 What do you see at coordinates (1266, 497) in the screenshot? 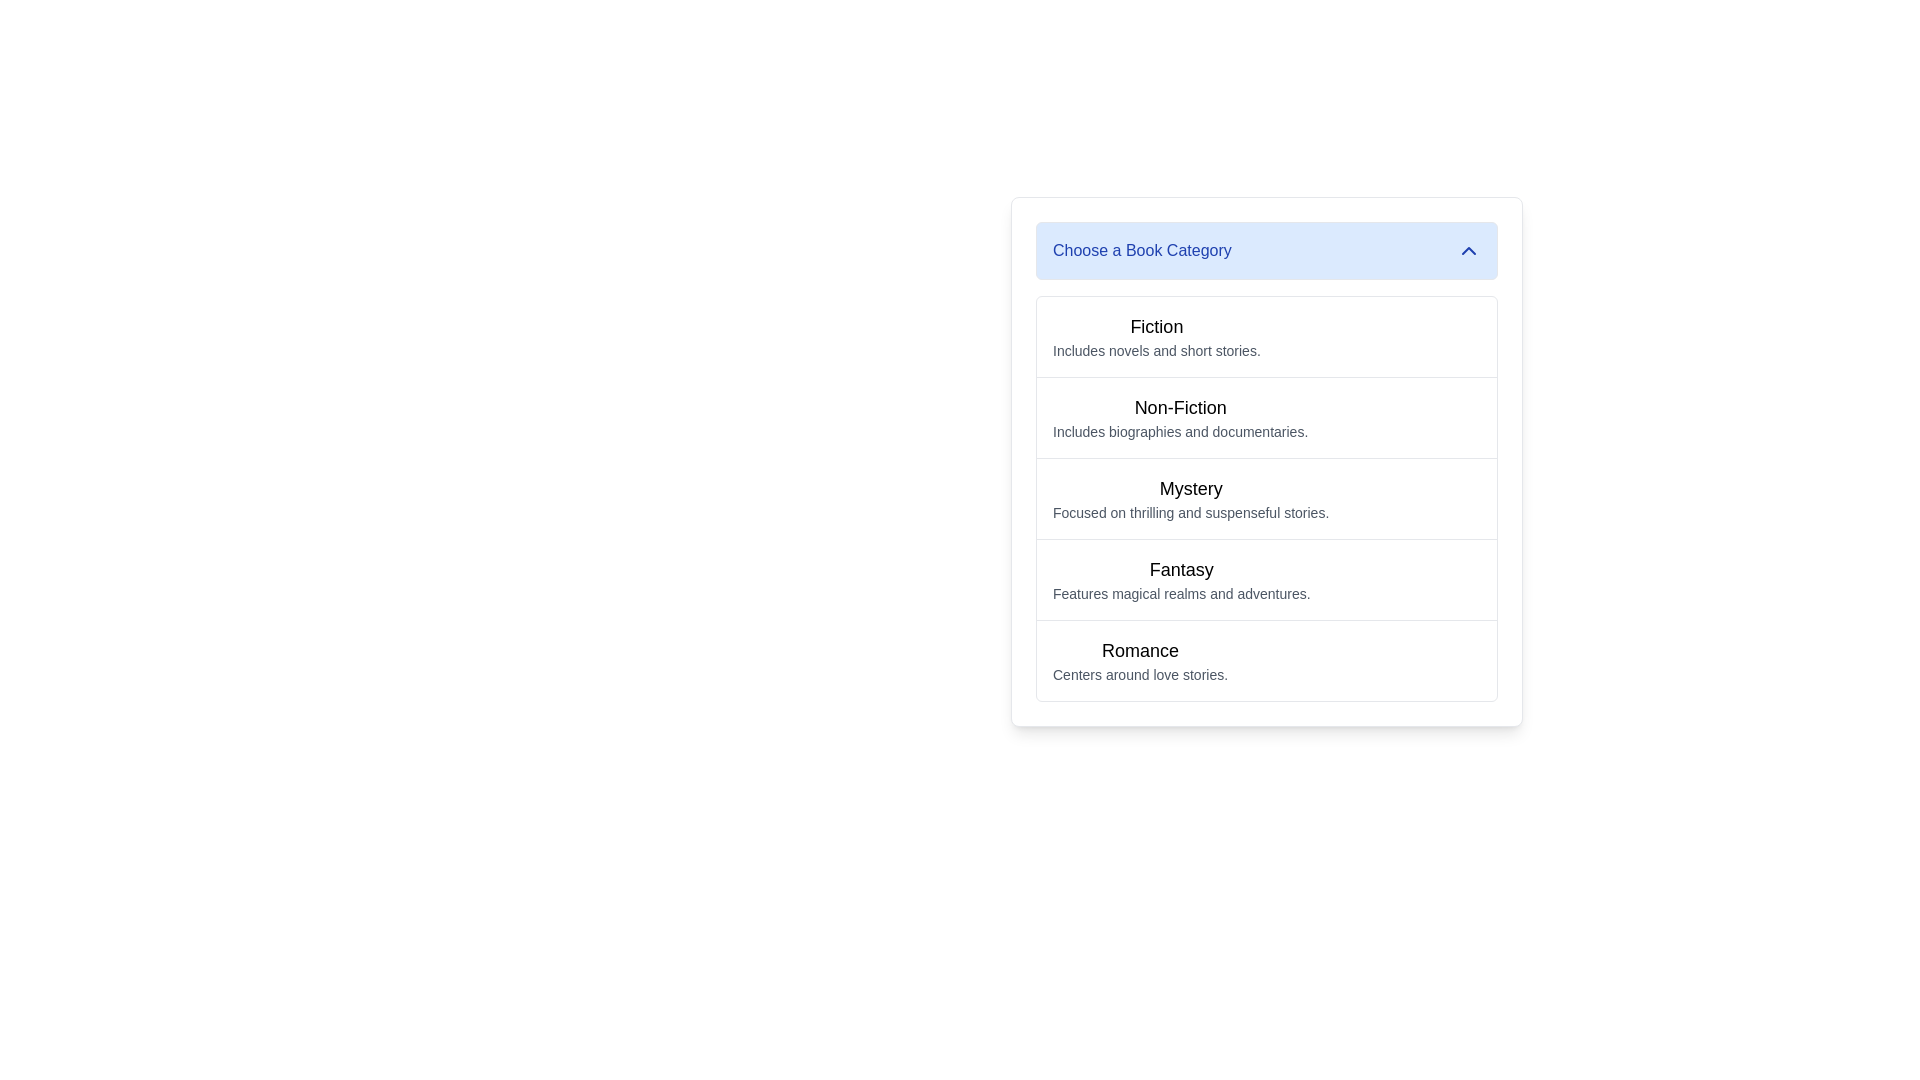
I see `the third entry in the vertical list of book categories, which includes Fiction, Non-Fiction, Mystery, Fantasy, and Romance, to trigger potential effects` at bounding box center [1266, 497].